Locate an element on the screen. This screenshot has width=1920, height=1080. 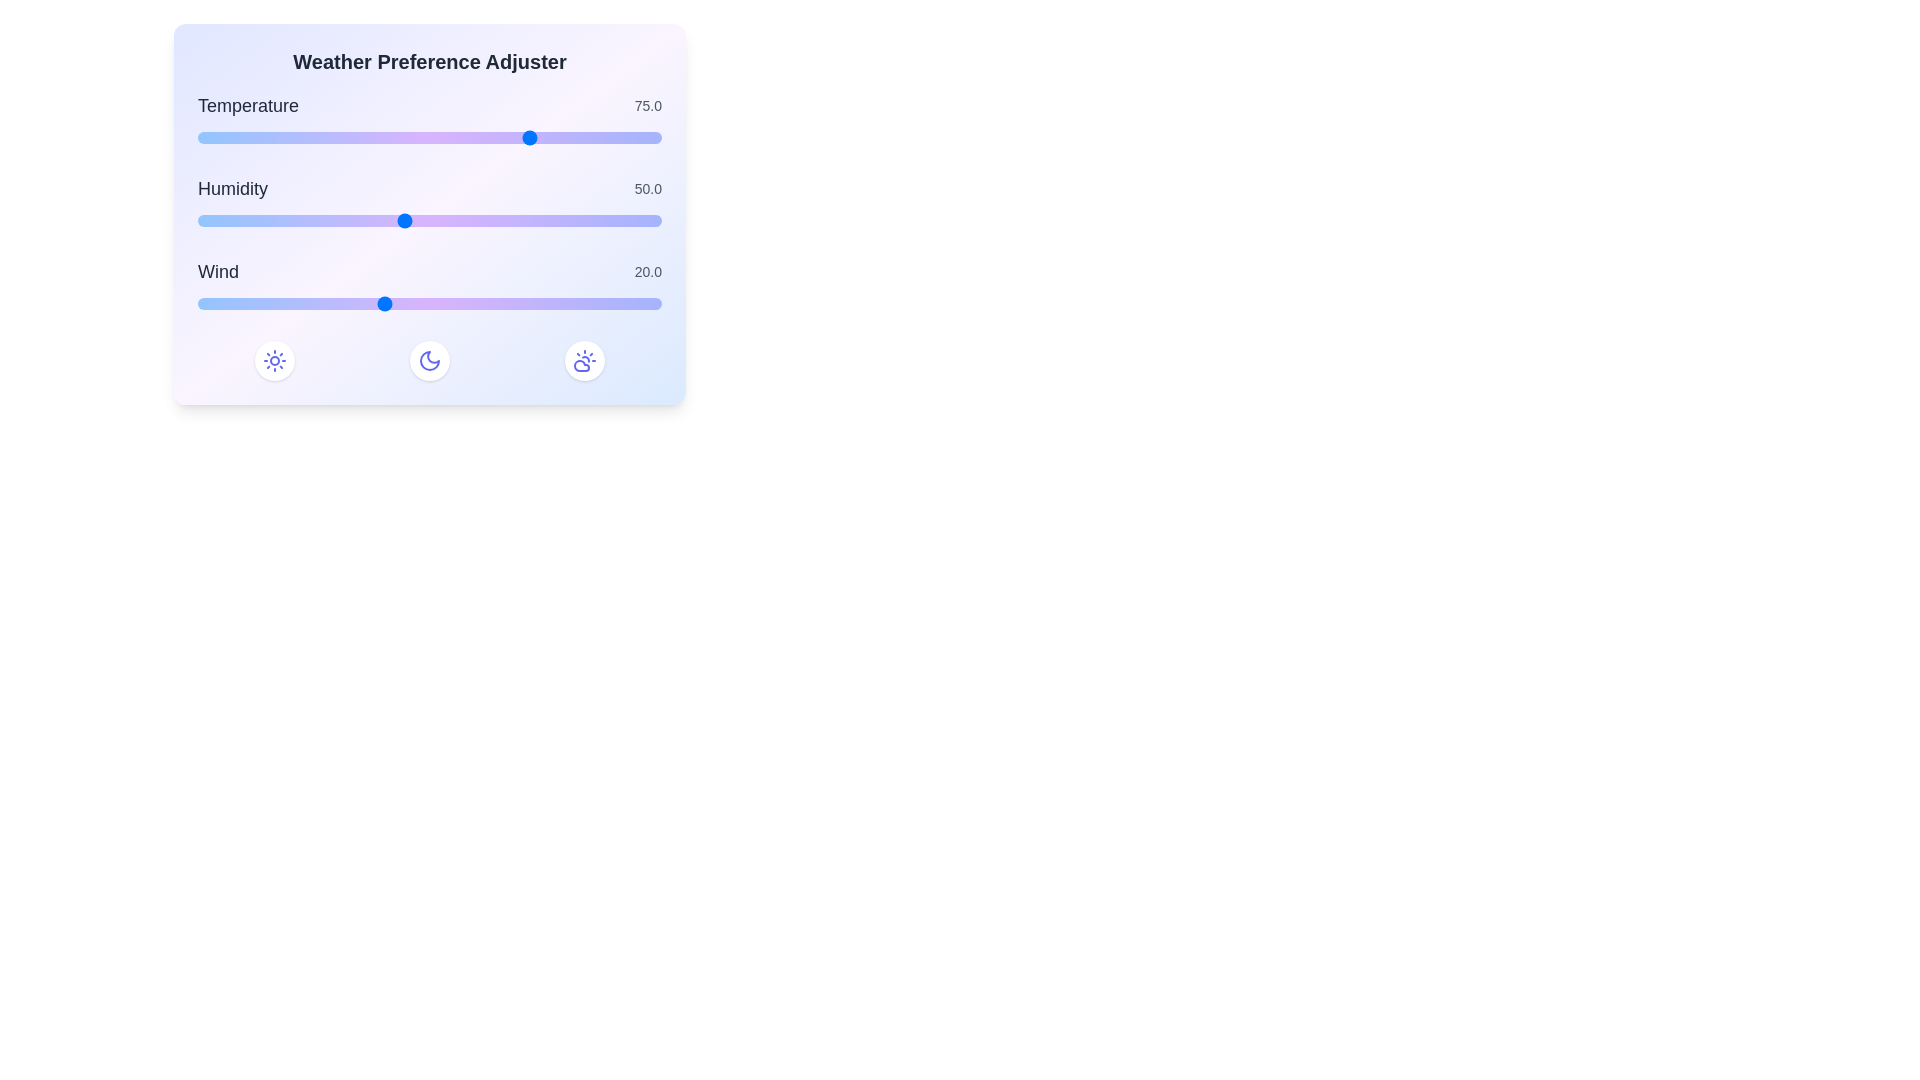
wind preference is located at coordinates (364, 304).